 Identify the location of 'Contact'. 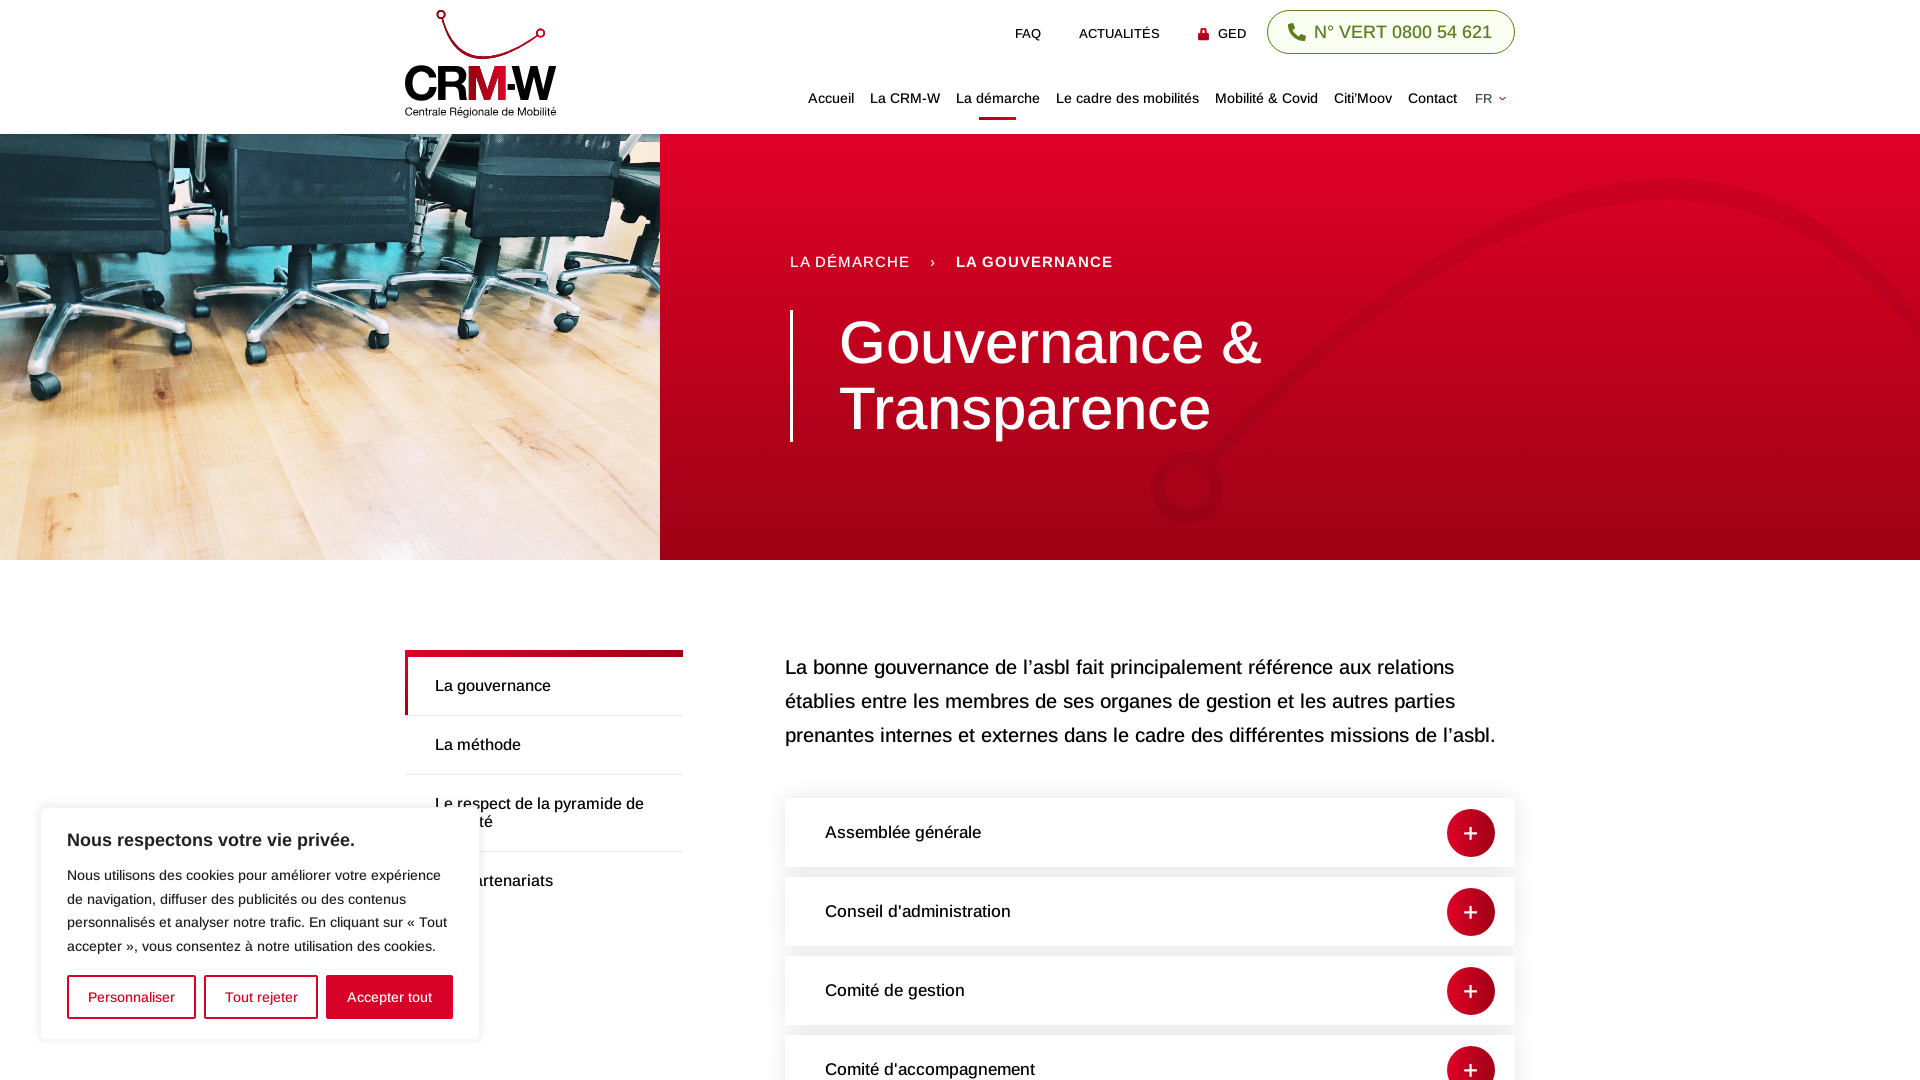
(1431, 97).